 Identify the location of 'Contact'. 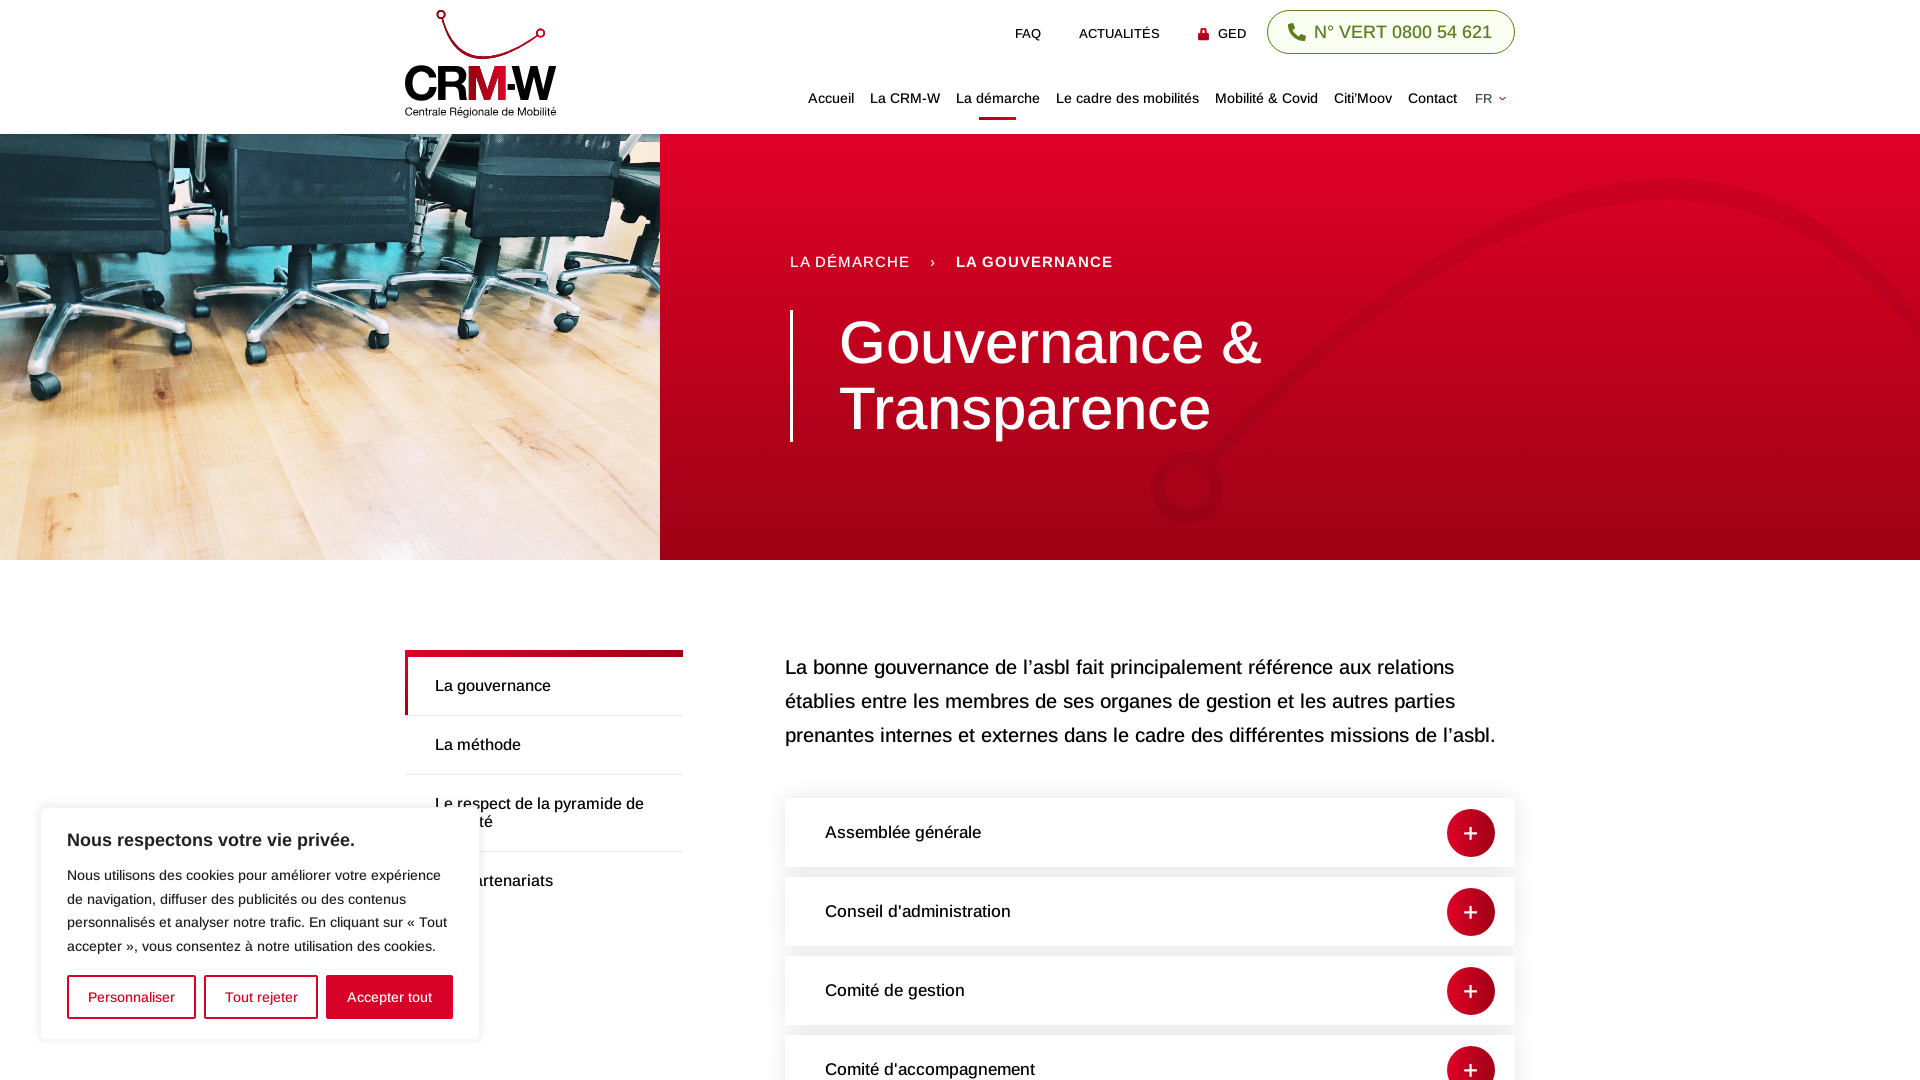
(1431, 97).